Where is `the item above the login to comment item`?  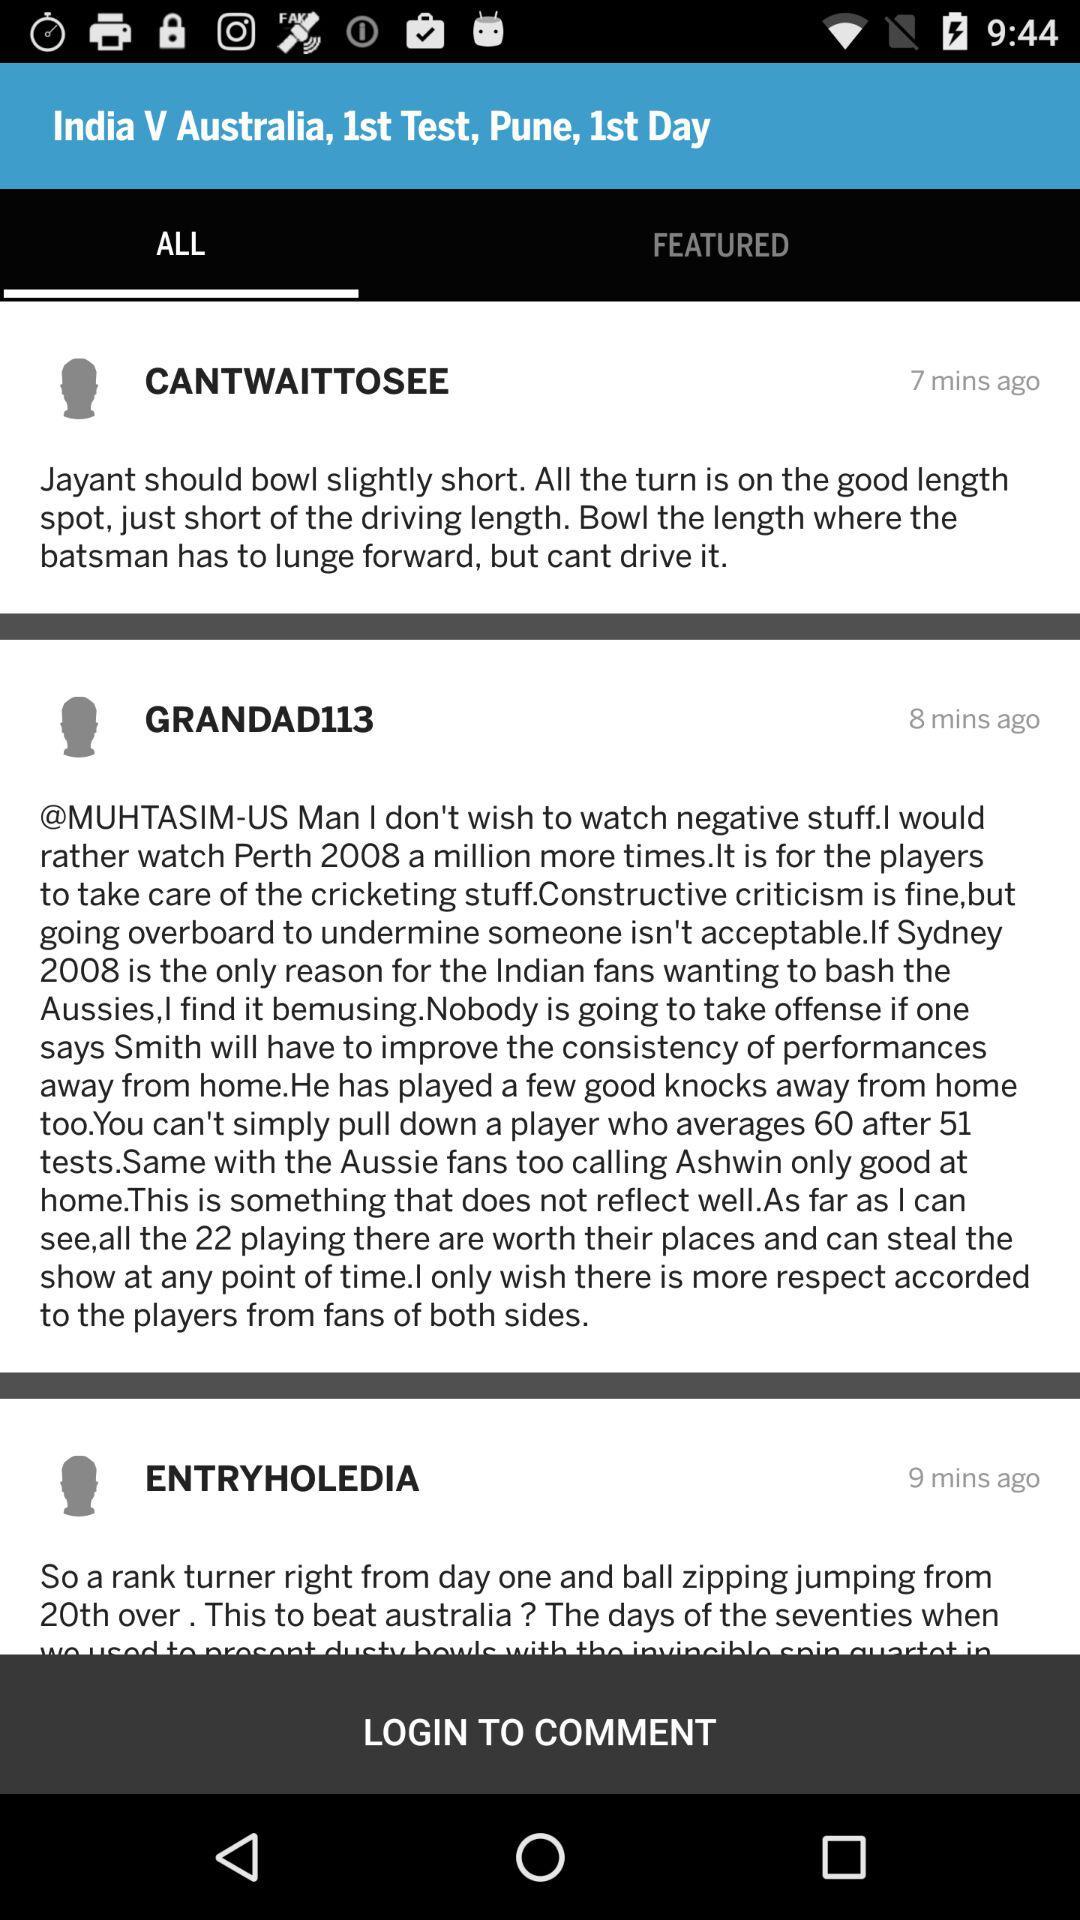 the item above the login to comment item is located at coordinates (540, 1605).